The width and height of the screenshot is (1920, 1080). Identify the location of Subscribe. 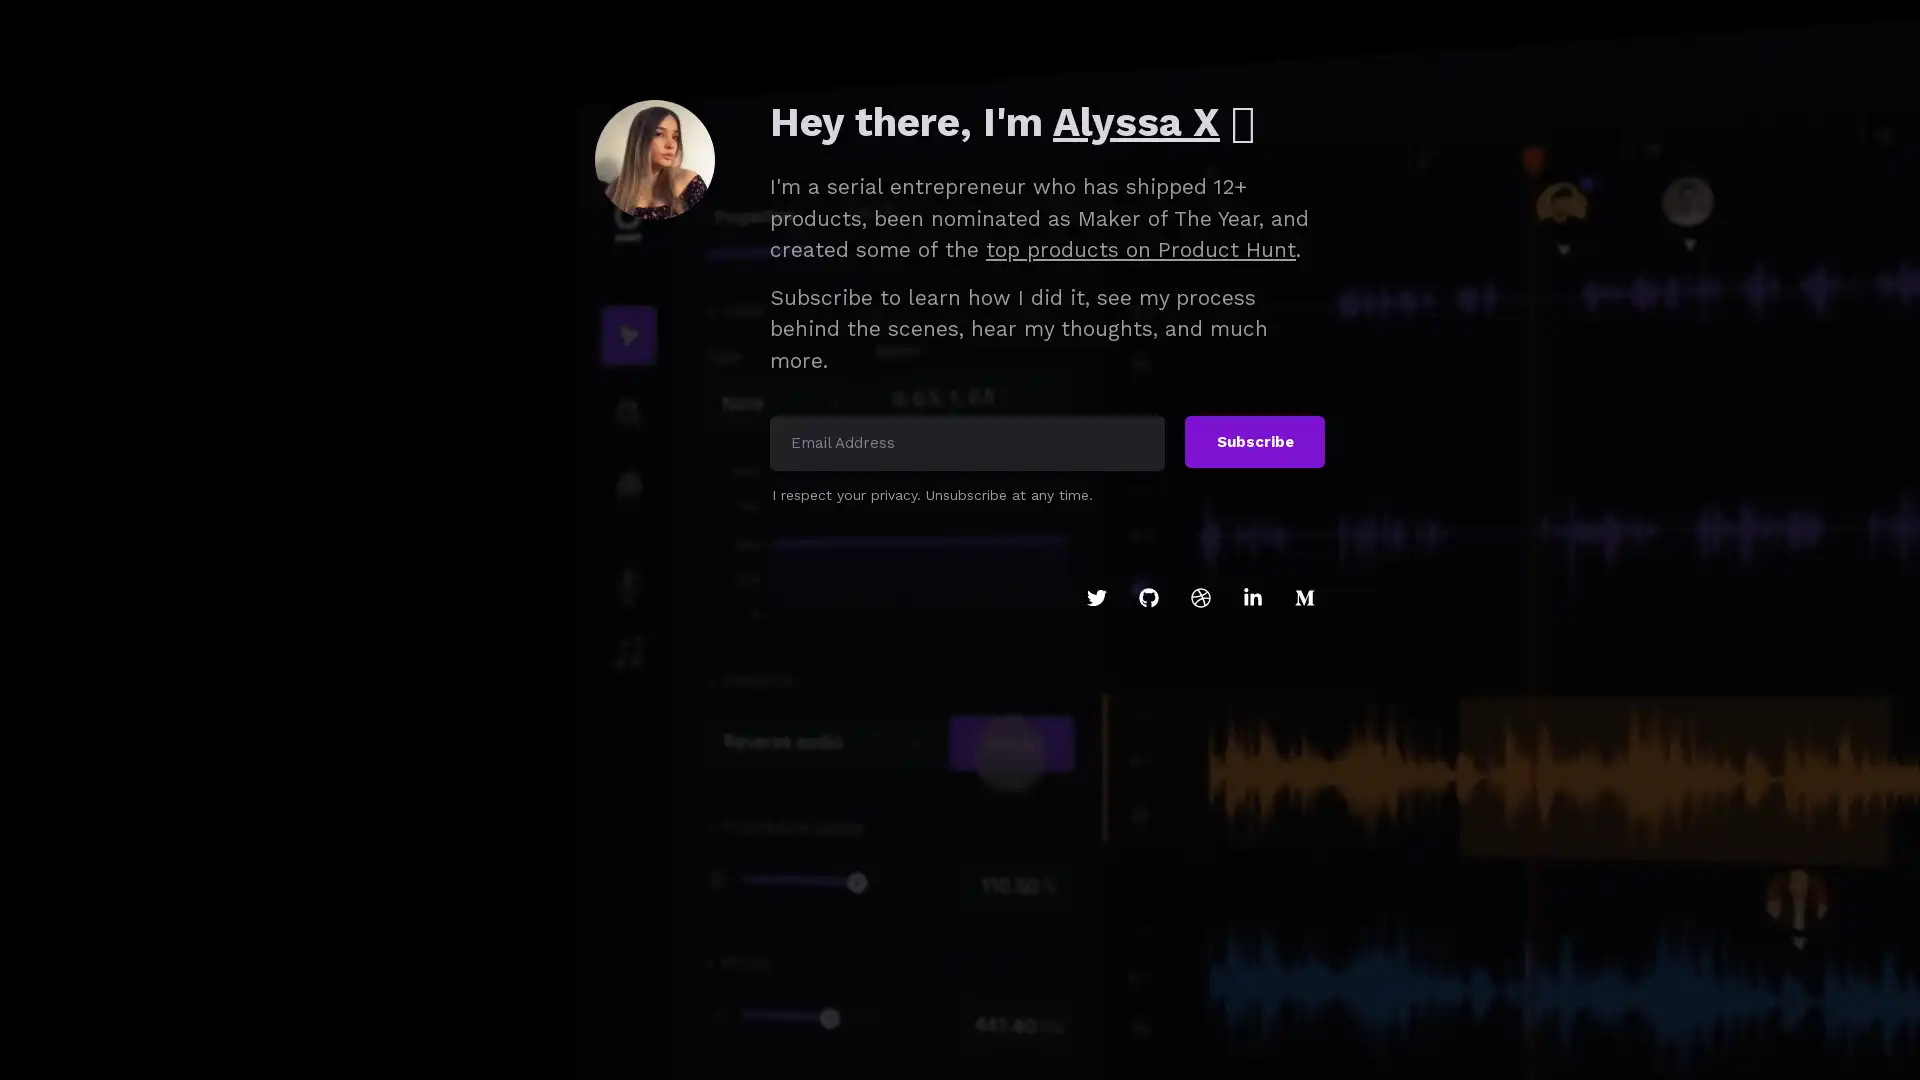
(1253, 441).